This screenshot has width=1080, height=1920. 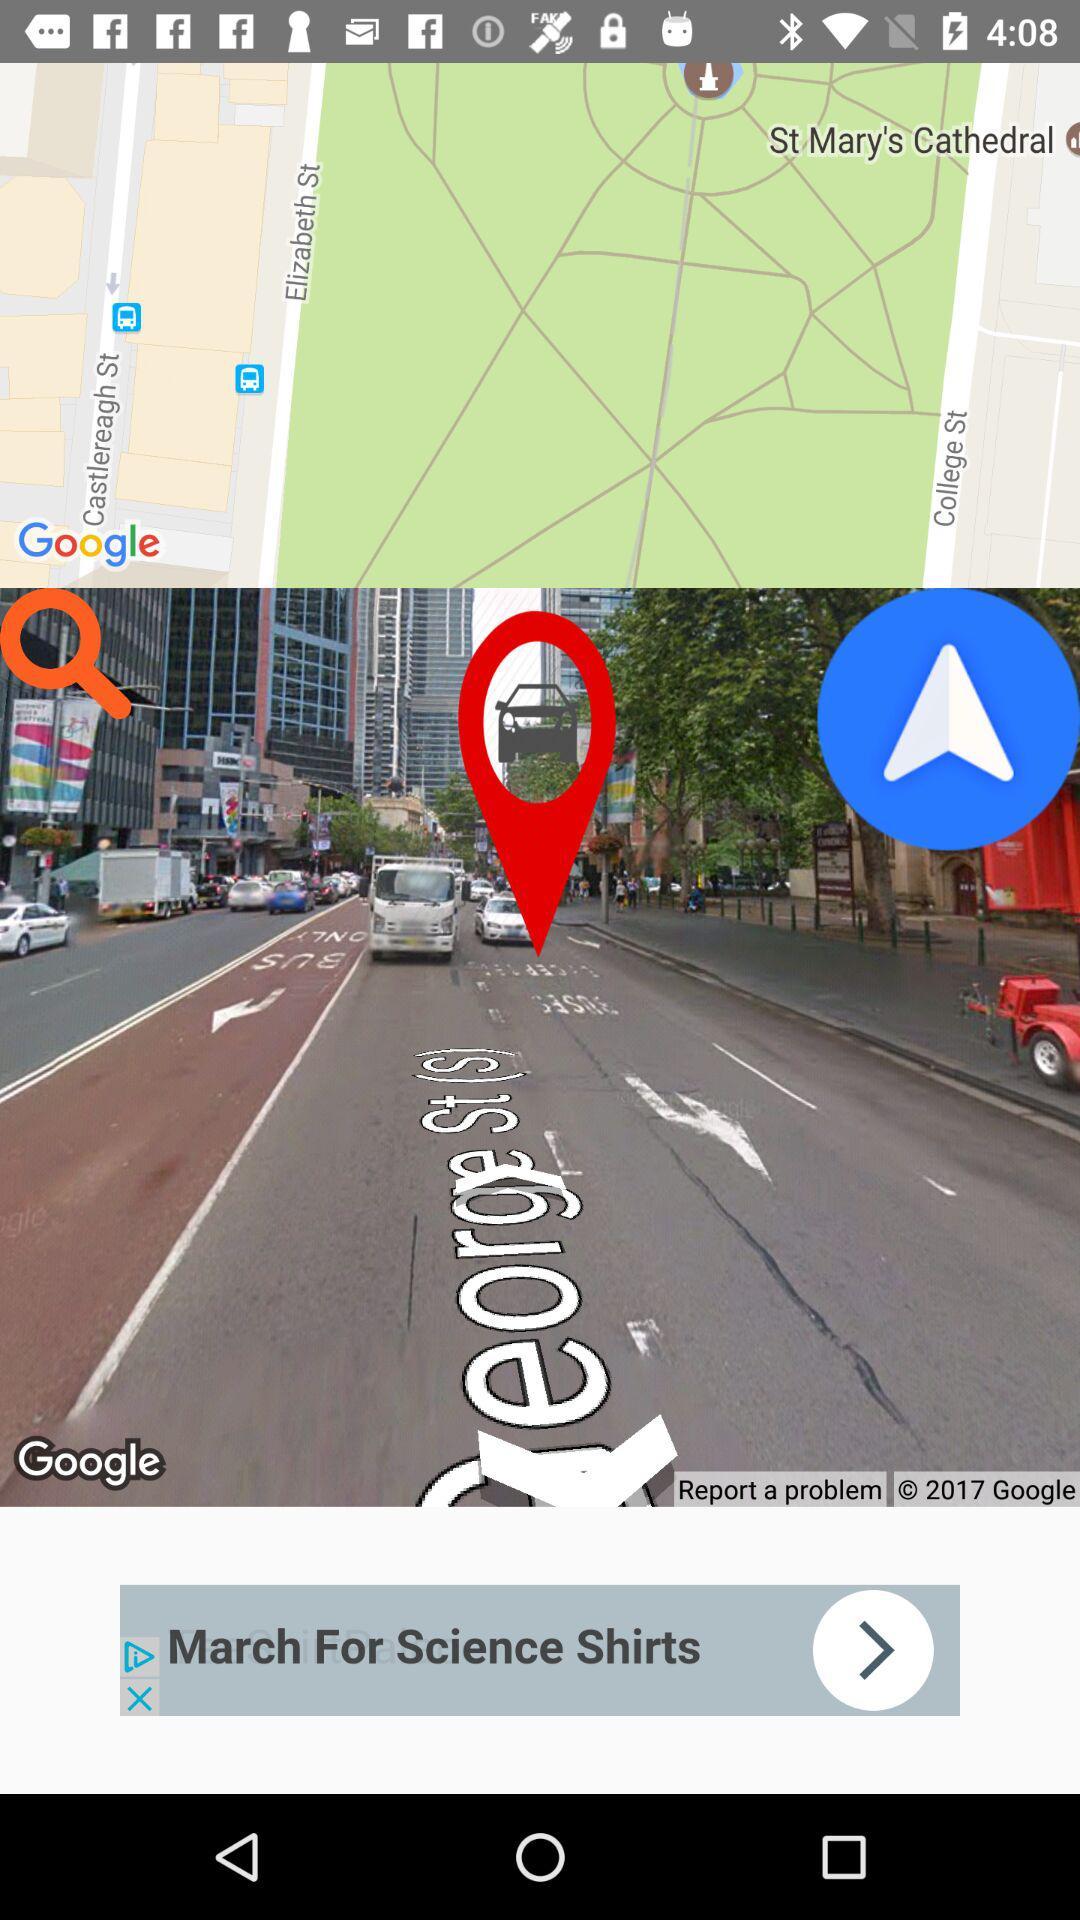 What do you see at coordinates (540, 1650) in the screenshot?
I see `advertisement` at bounding box center [540, 1650].